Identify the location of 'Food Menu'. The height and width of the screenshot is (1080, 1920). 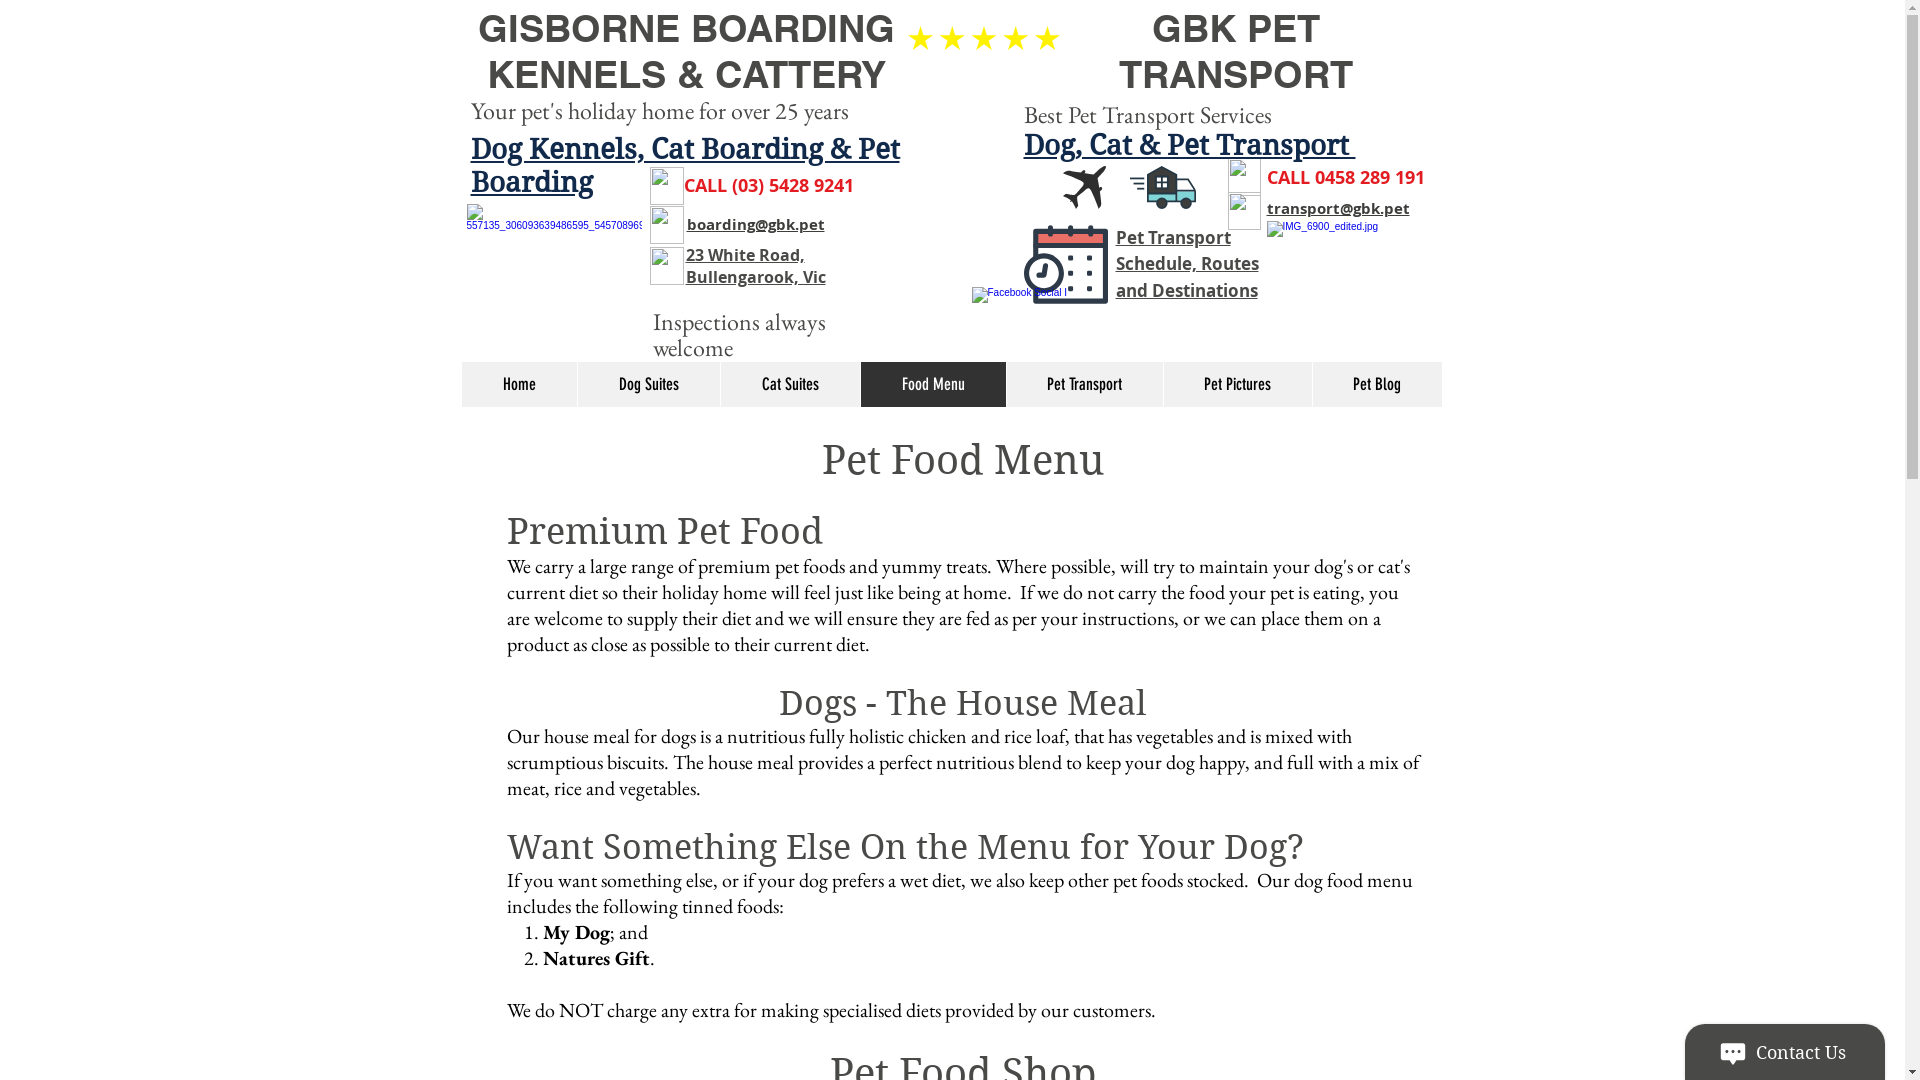
(931, 384).